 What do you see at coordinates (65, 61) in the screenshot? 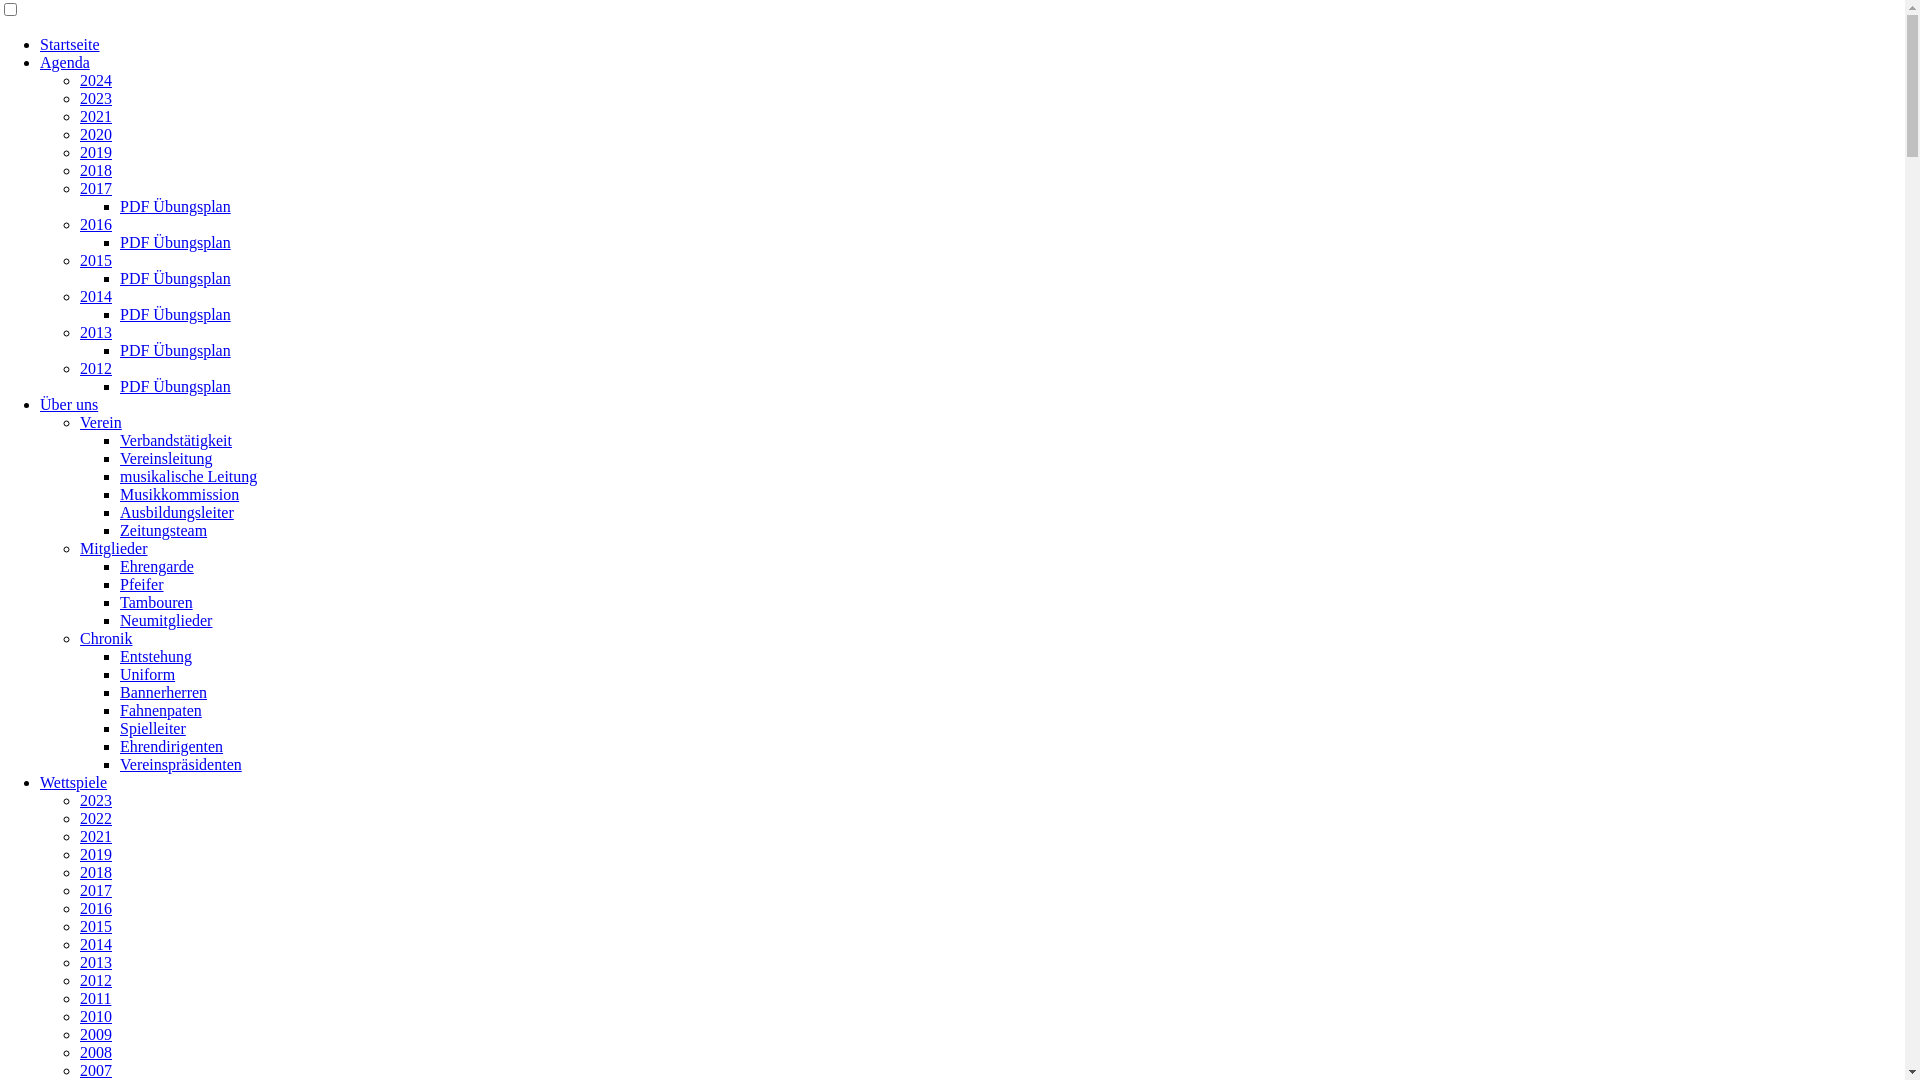
I see `'Agenda'` at bounding box center [65, 61].